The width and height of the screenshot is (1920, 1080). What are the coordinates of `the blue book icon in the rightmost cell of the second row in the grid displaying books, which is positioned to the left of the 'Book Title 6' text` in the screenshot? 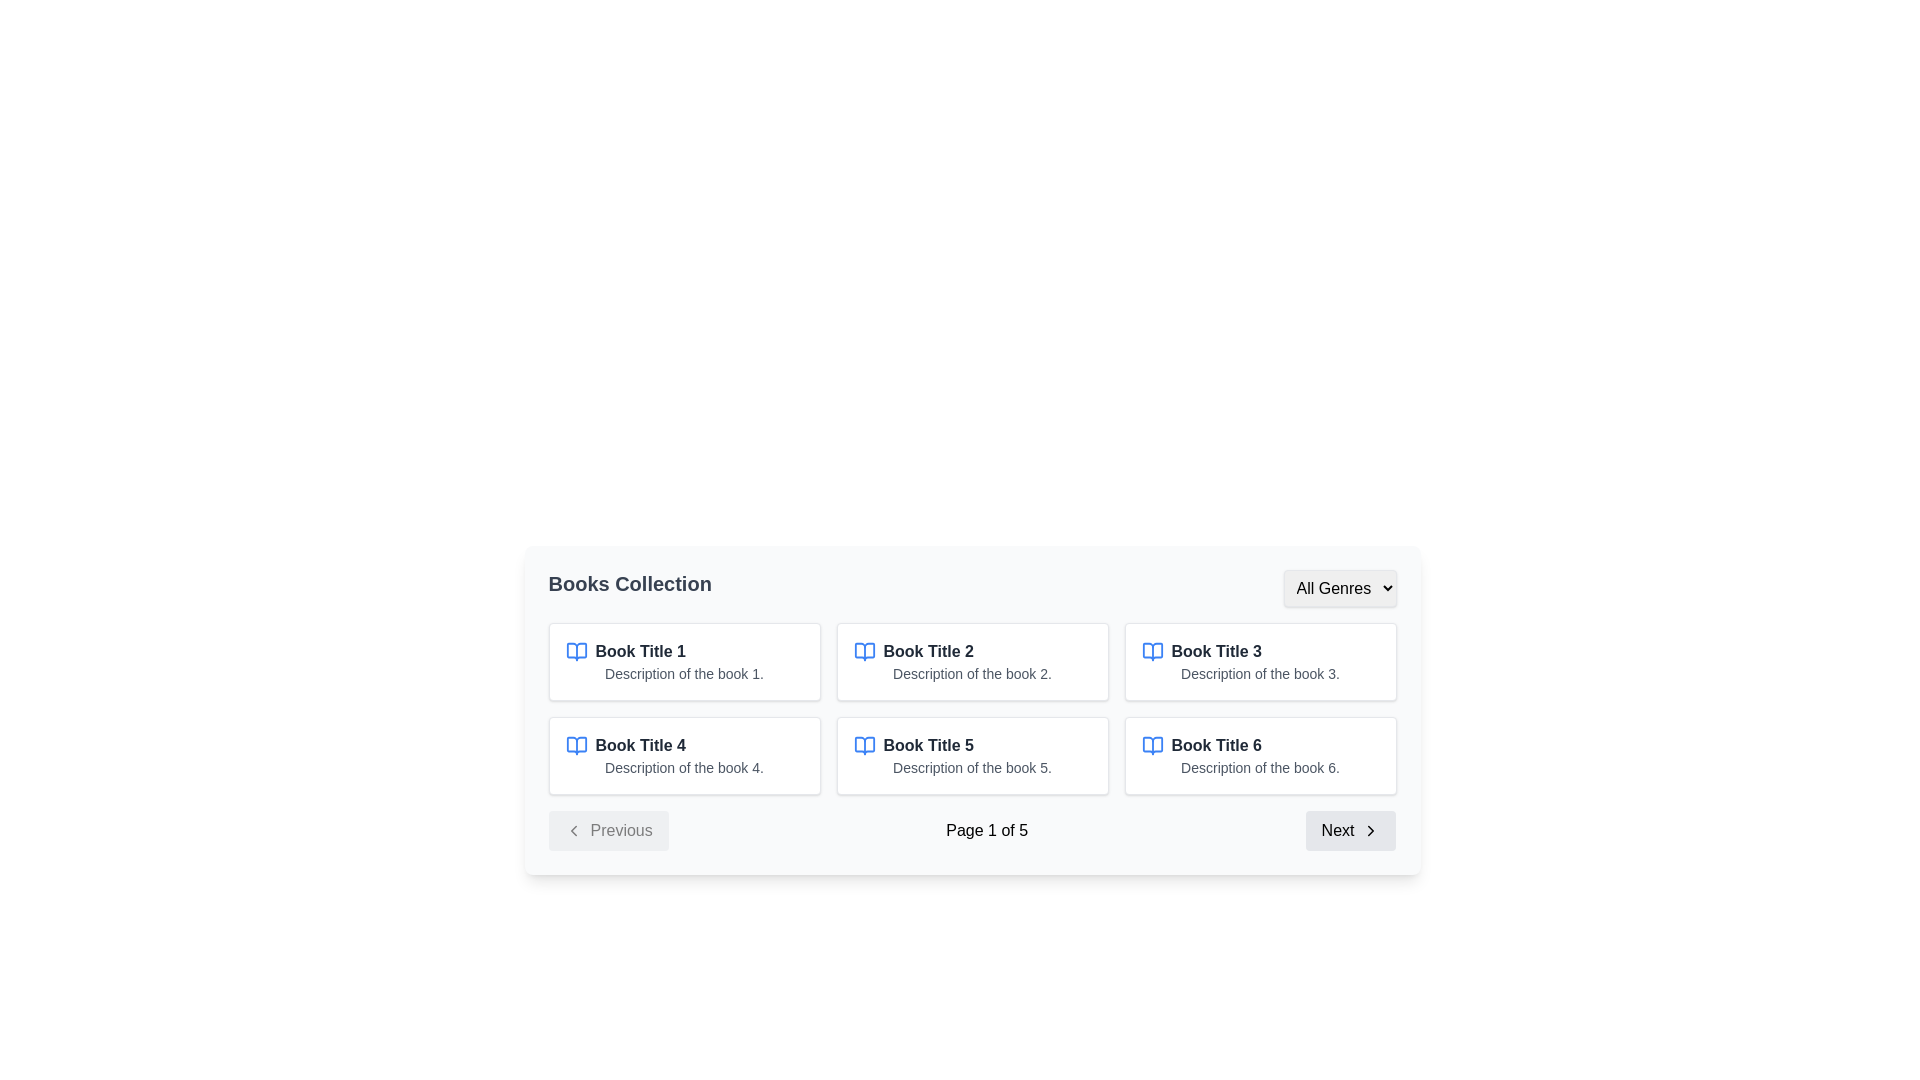 It's located at (1152, 745).